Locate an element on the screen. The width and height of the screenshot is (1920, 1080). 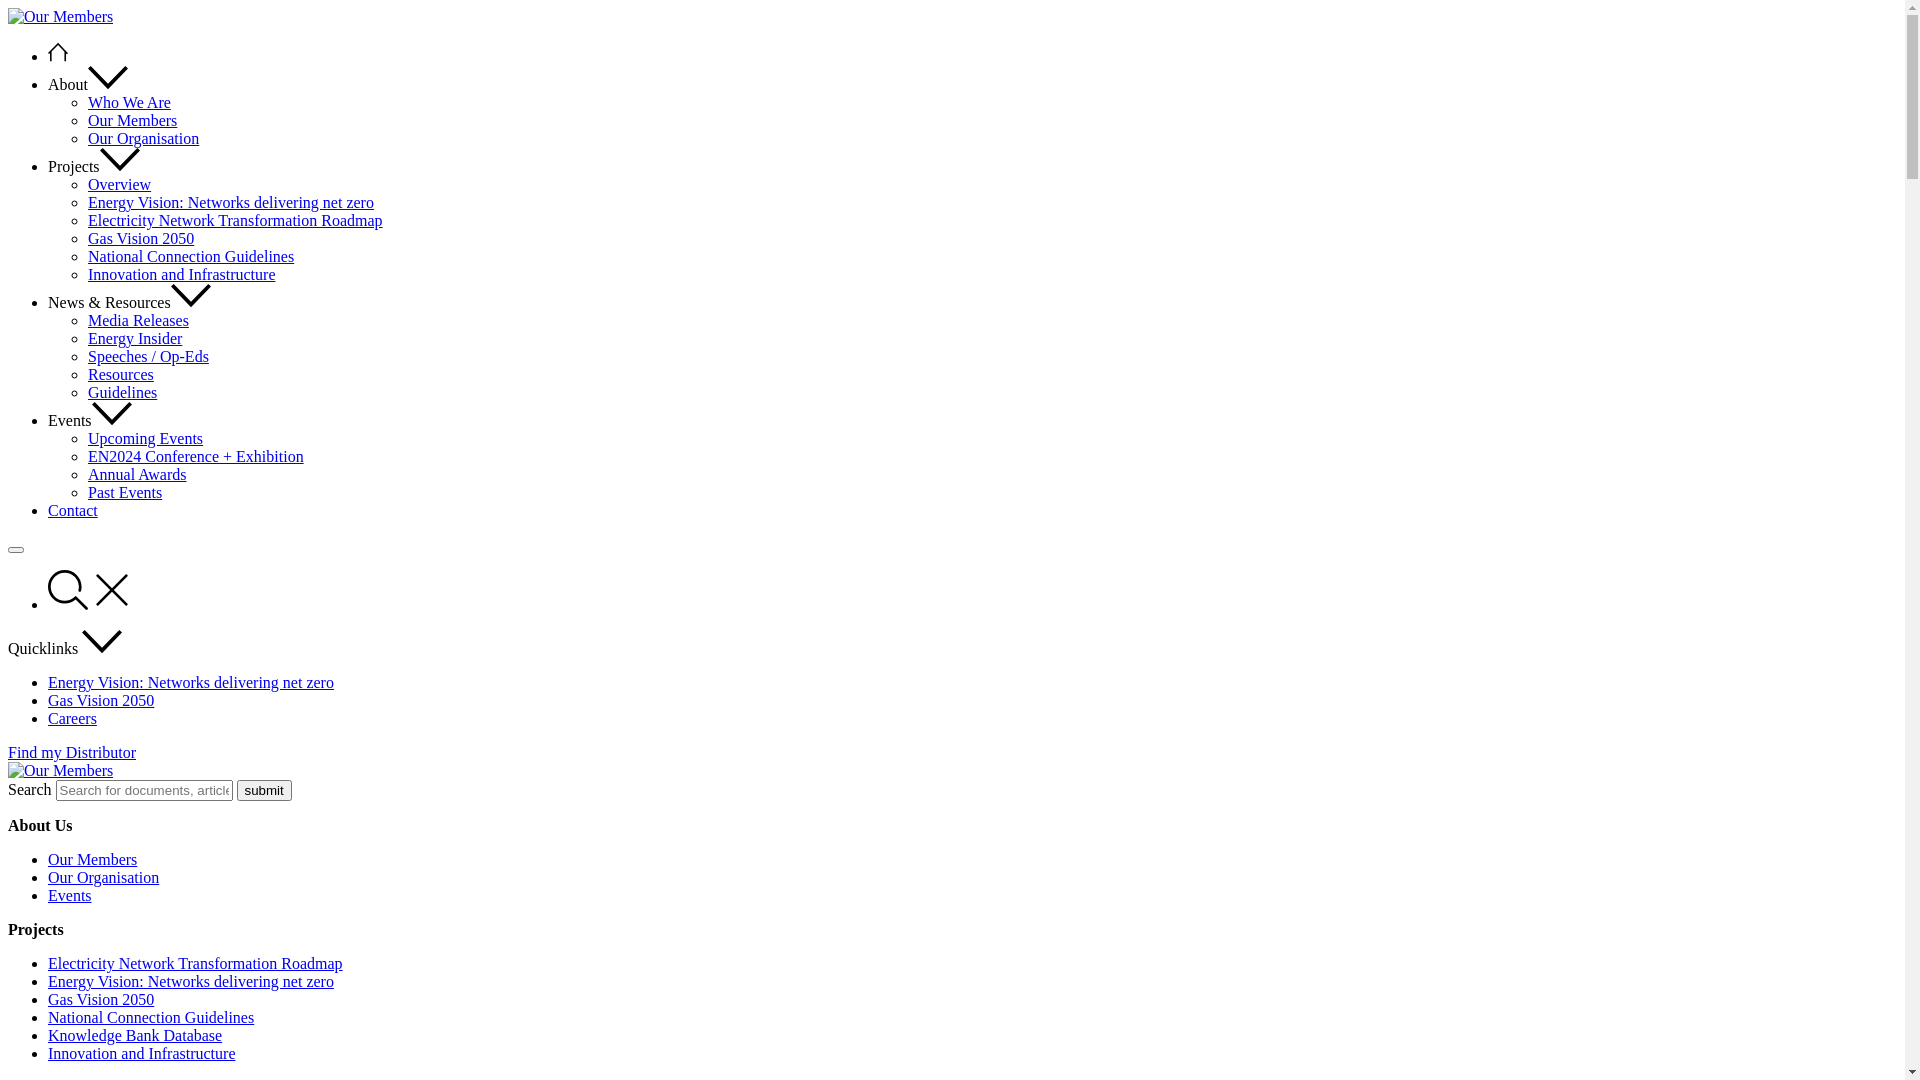
'Media Releases' is located at coordinates (137, 319).